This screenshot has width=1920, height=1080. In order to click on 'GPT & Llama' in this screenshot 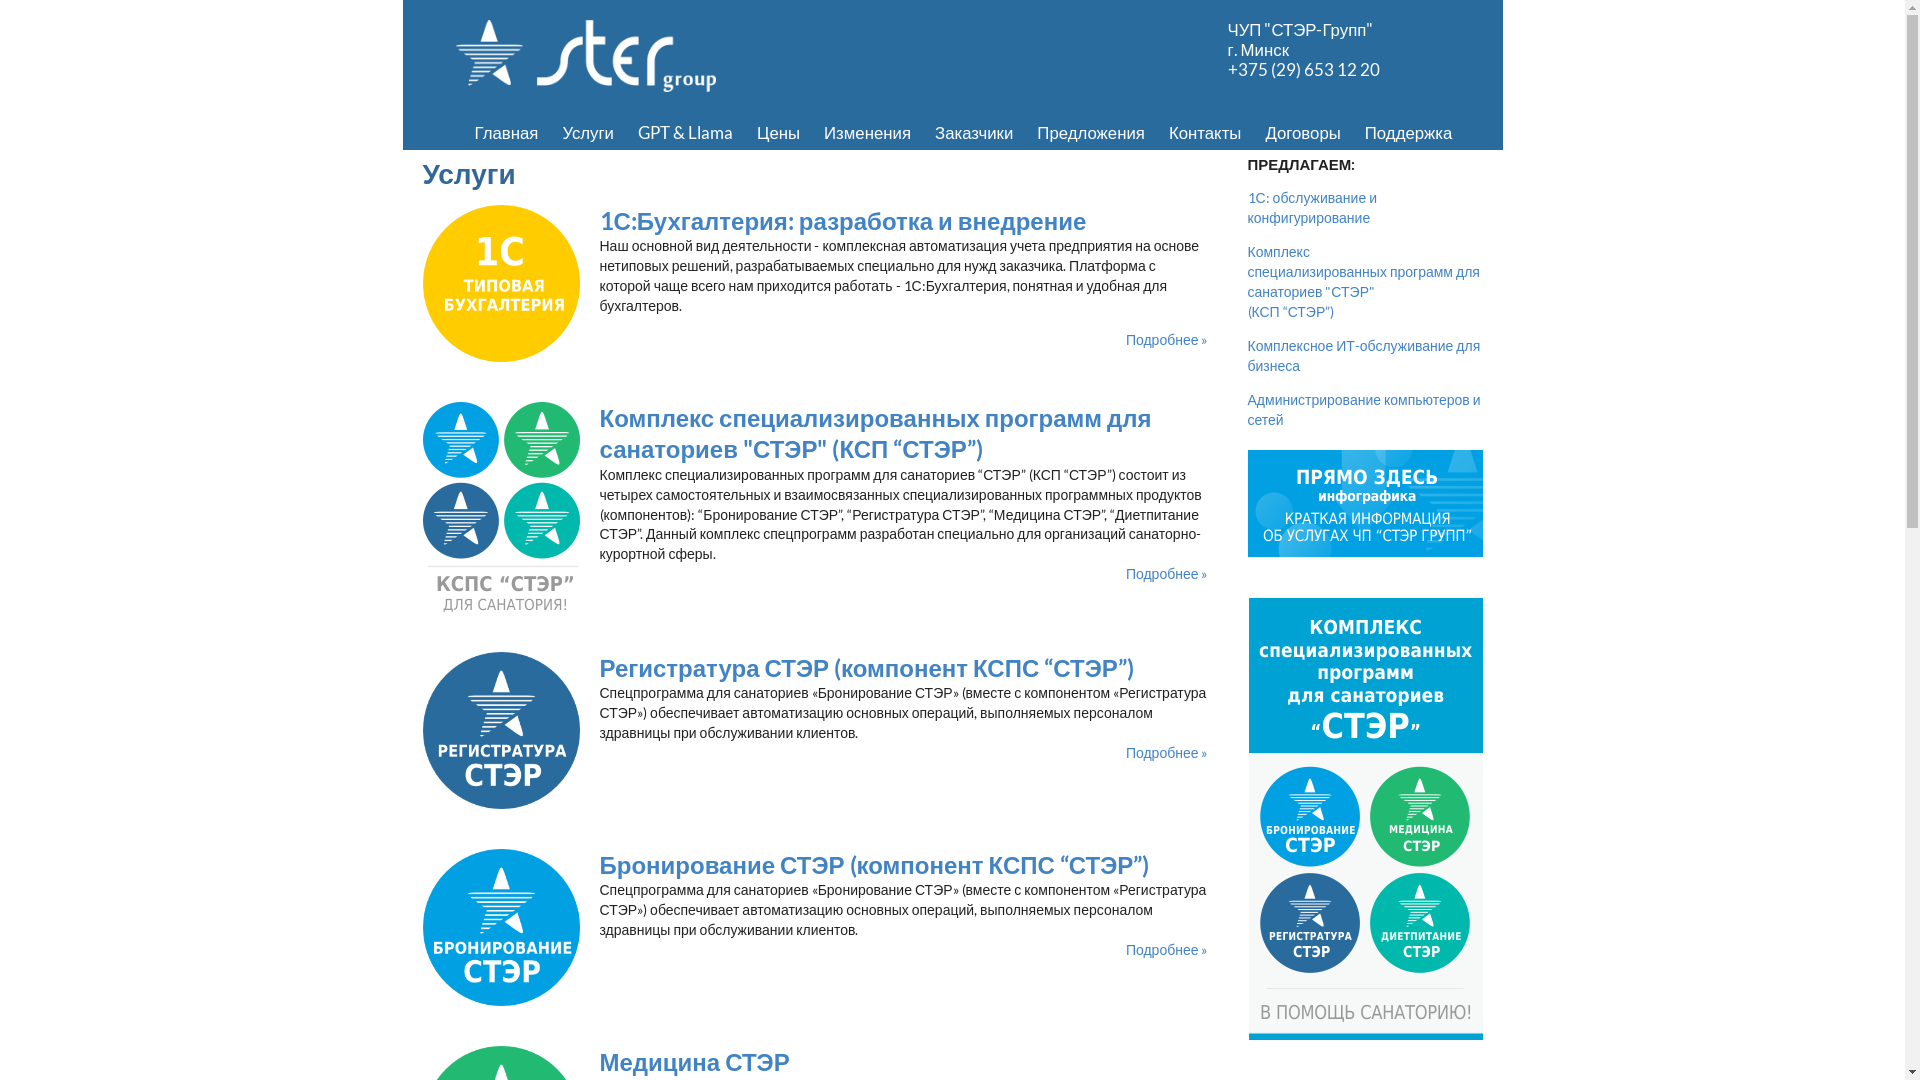, I will do `click(624, 132)`.